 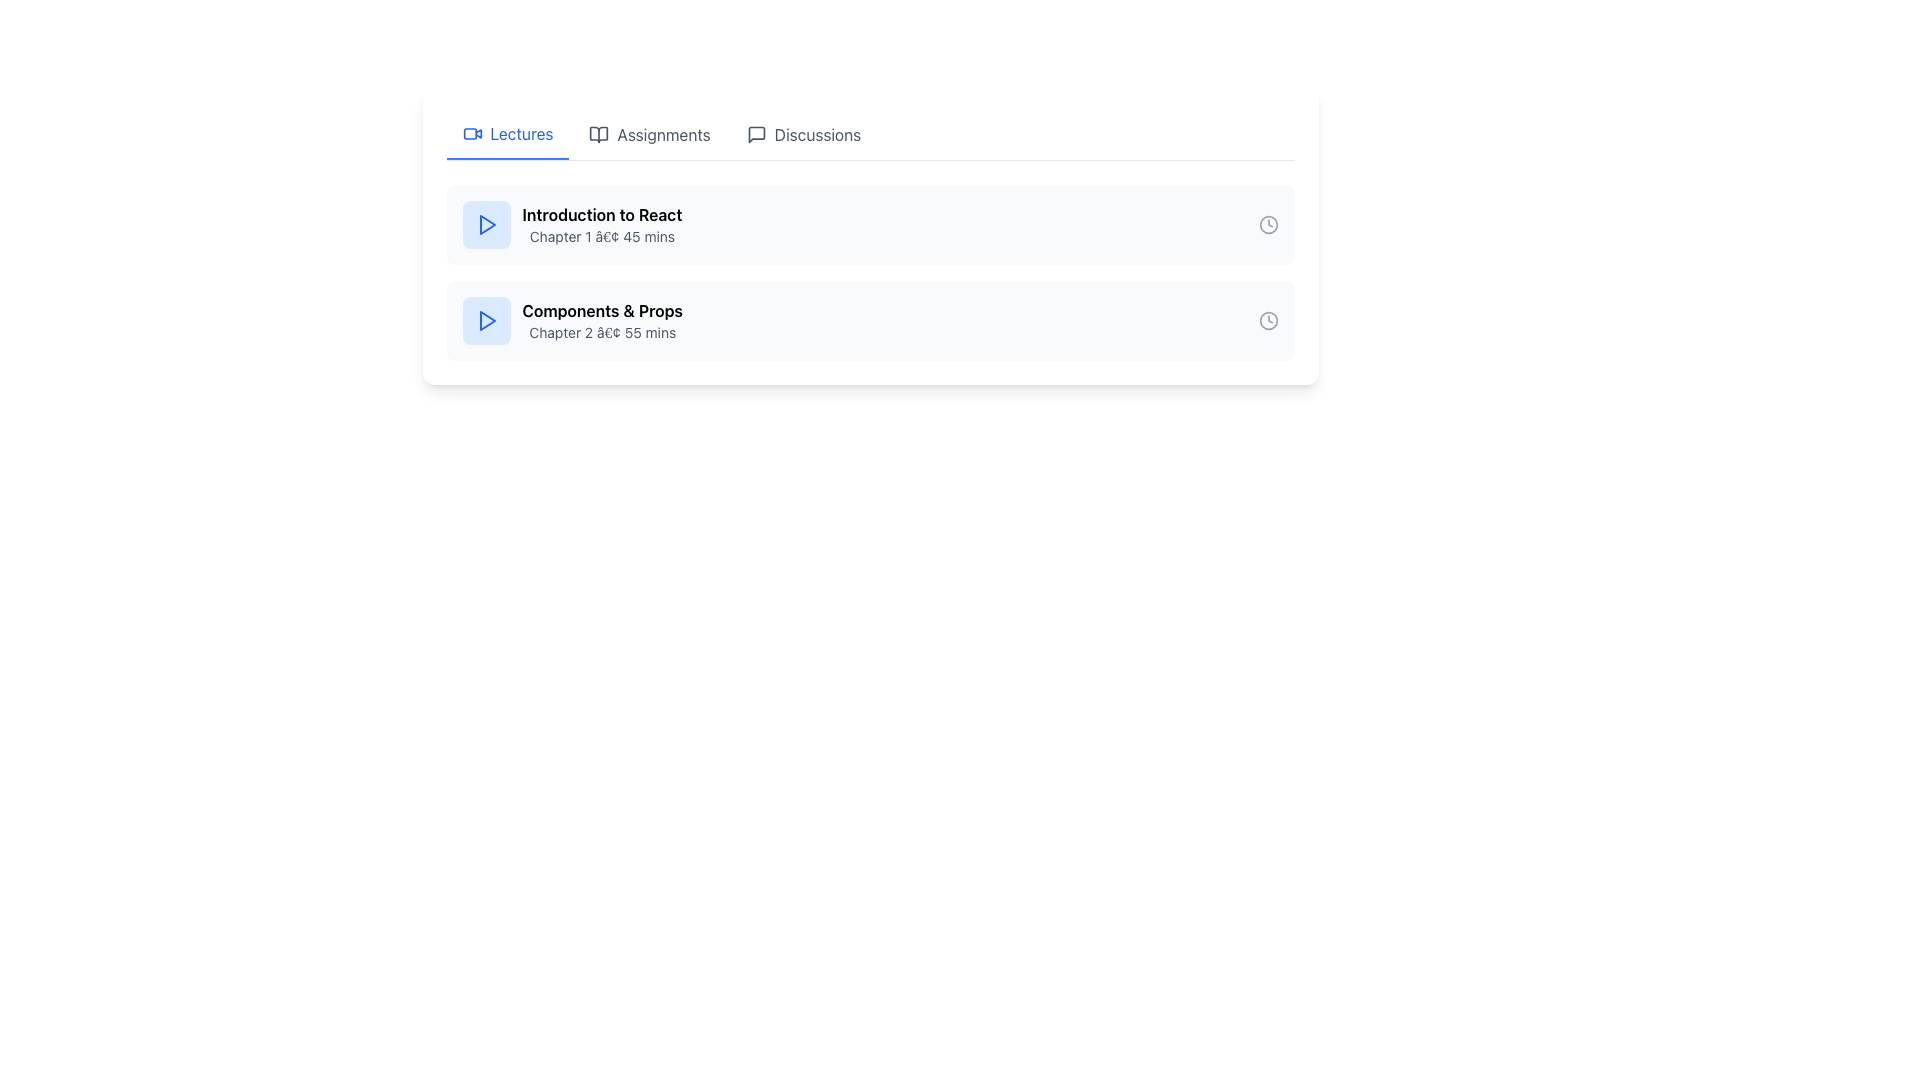 What do you see at coordinates (601, 235) in the screenshot?
I see `the static text label that reads 'Chapter 1 • 45 mins', which is styled in a smaller gray font and located directly below 'Introduction to React'` at bounding box center [601, 235].